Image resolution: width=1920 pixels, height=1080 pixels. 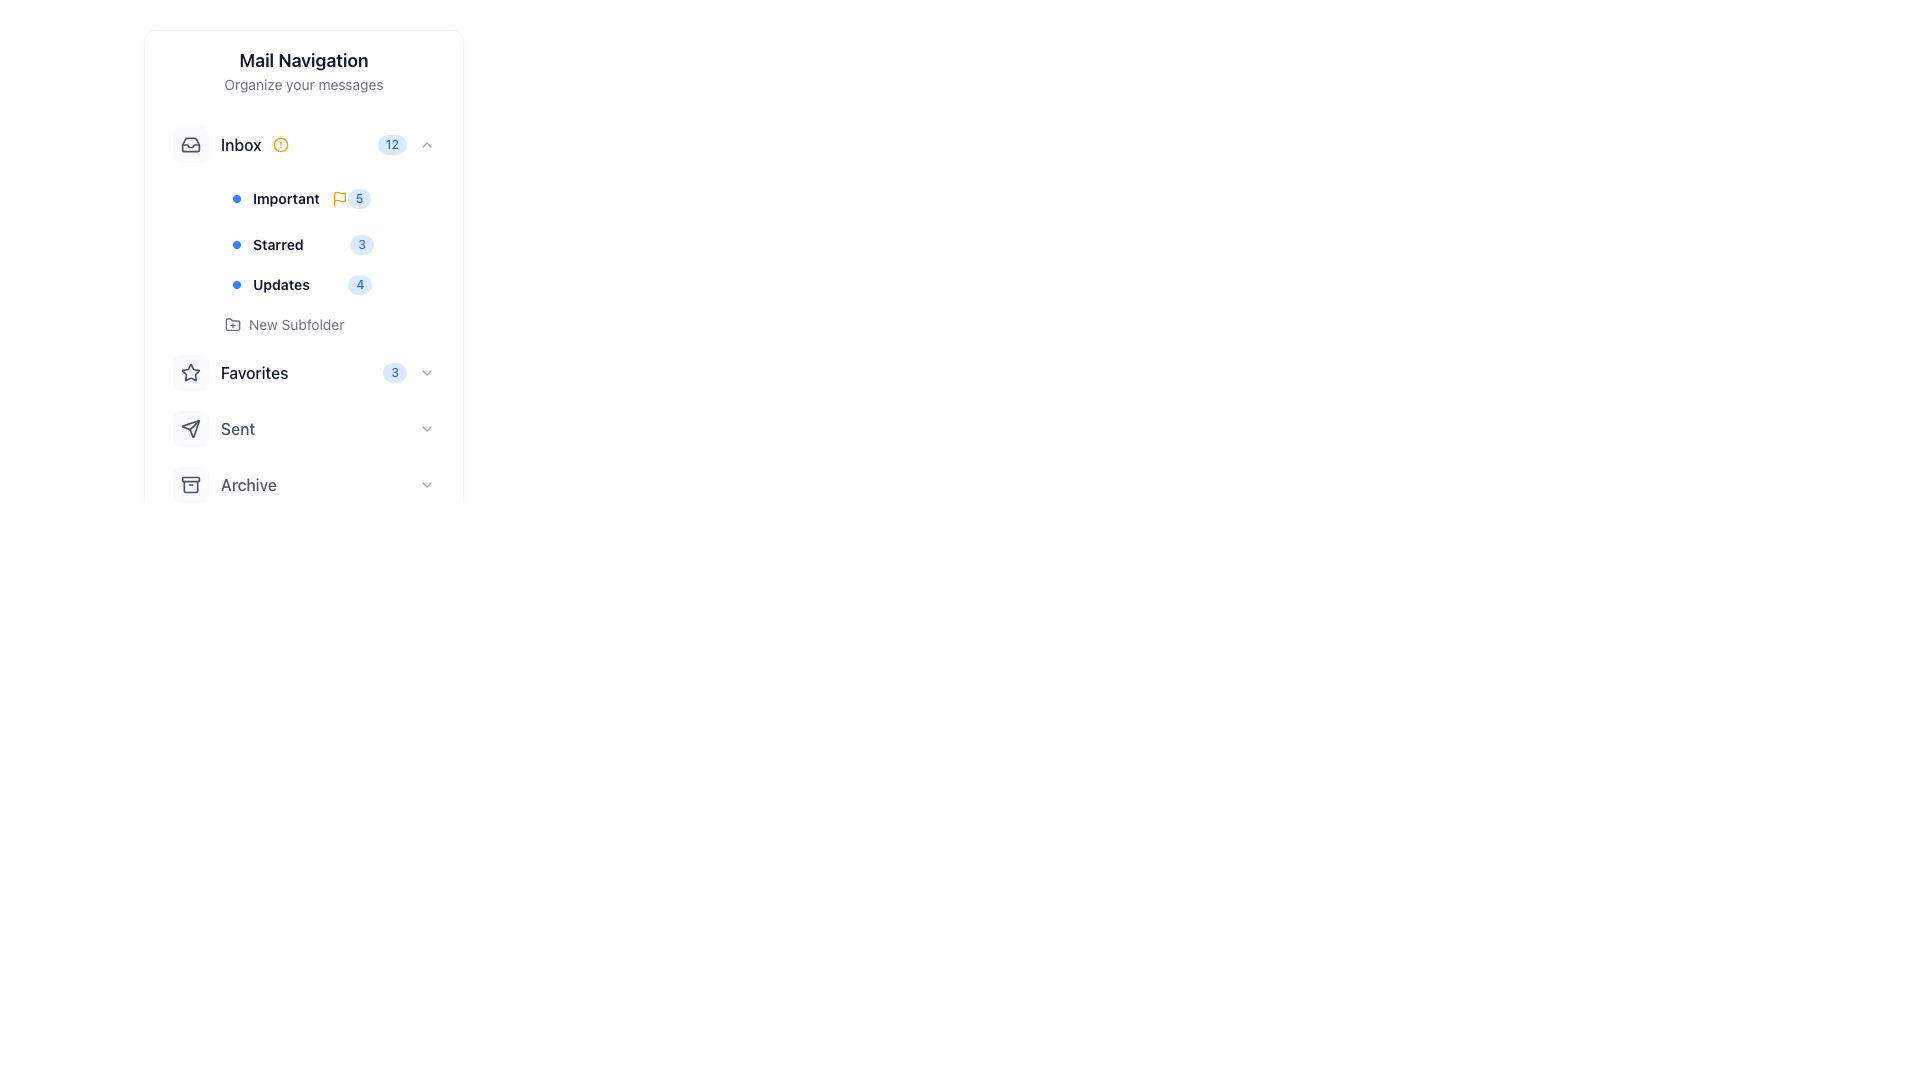 I want to click on the 'Inbox' icon in the sidebar navigation menu, which is a rectangular icon with rounded corners that turns blue on hover, so click(x=191, y=144).